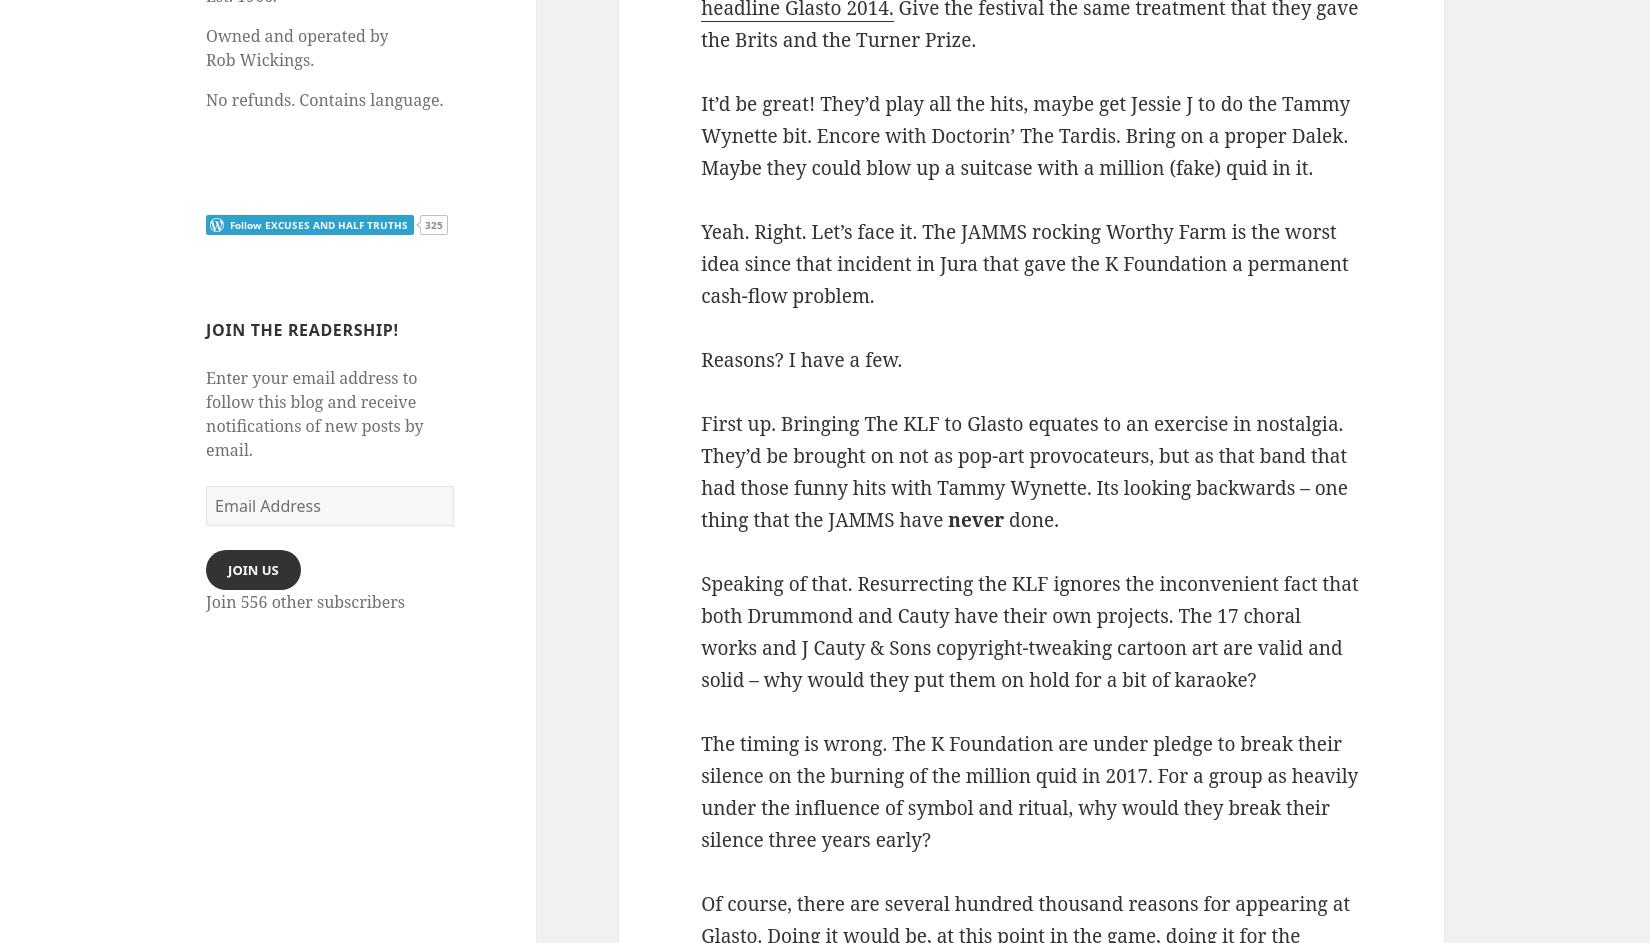 This screenshot has width=1650, height=943. What do you see at coordinates (800, 360) in the screenshot?
I see `'Reasons? I have a few.'` at bounding box center [800, 360].